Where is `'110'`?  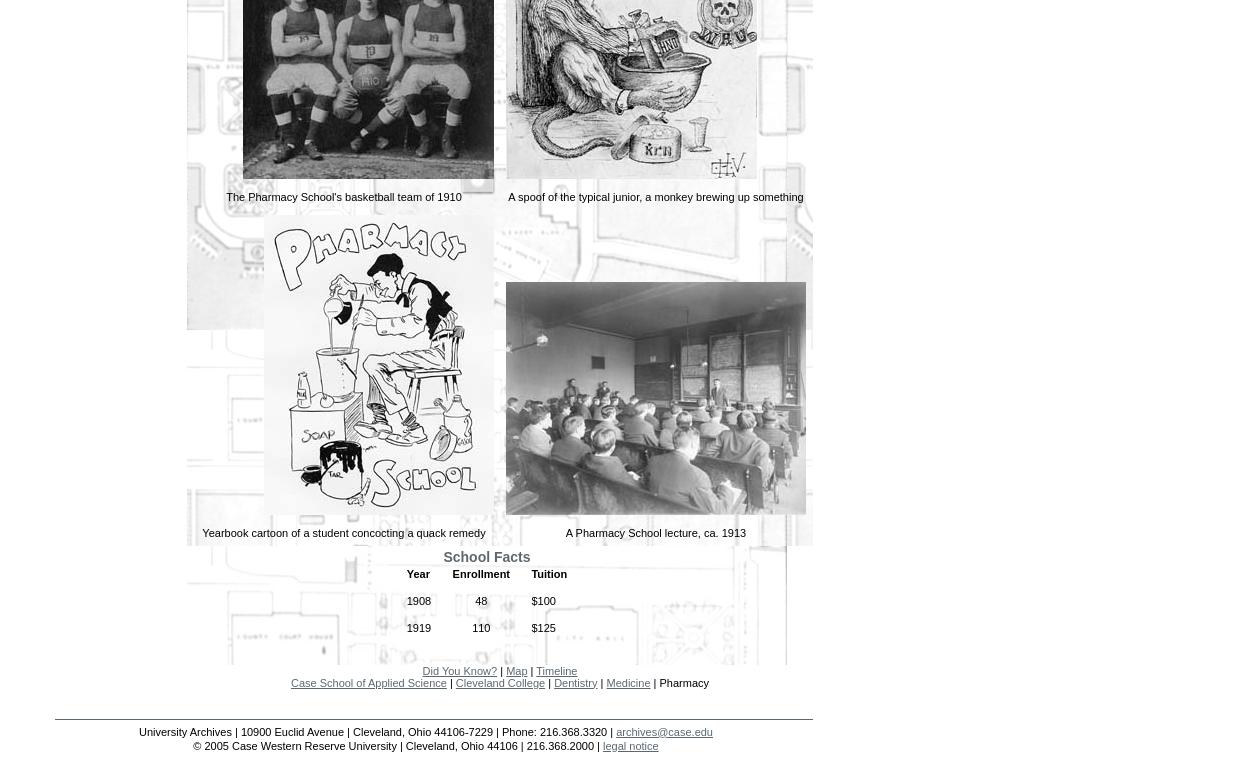
'110' is located at coordinates (479, 626).